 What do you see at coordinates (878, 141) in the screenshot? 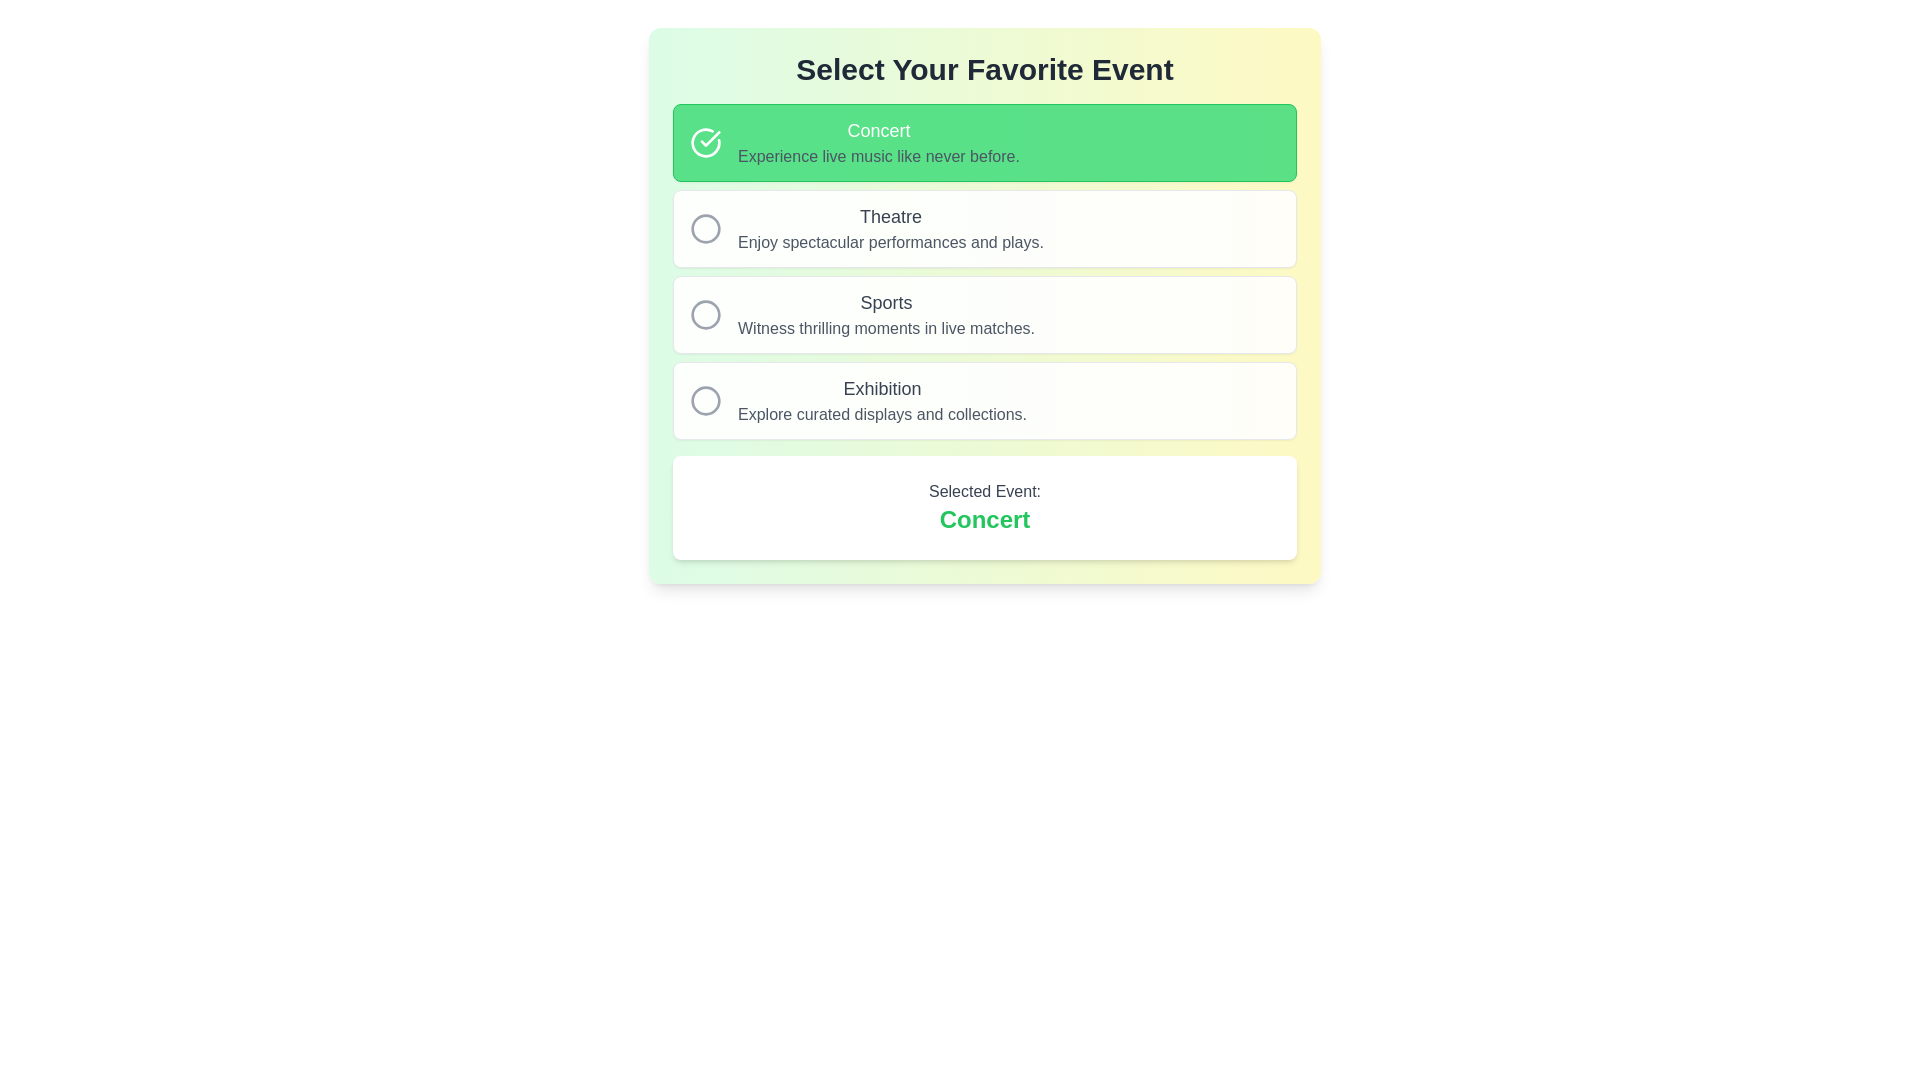
I see `the static informational text element that contains the text 'Concert Experience live music like never before.' within a vibrant green box, indicating the selected option` at bounding box center [878, 141].